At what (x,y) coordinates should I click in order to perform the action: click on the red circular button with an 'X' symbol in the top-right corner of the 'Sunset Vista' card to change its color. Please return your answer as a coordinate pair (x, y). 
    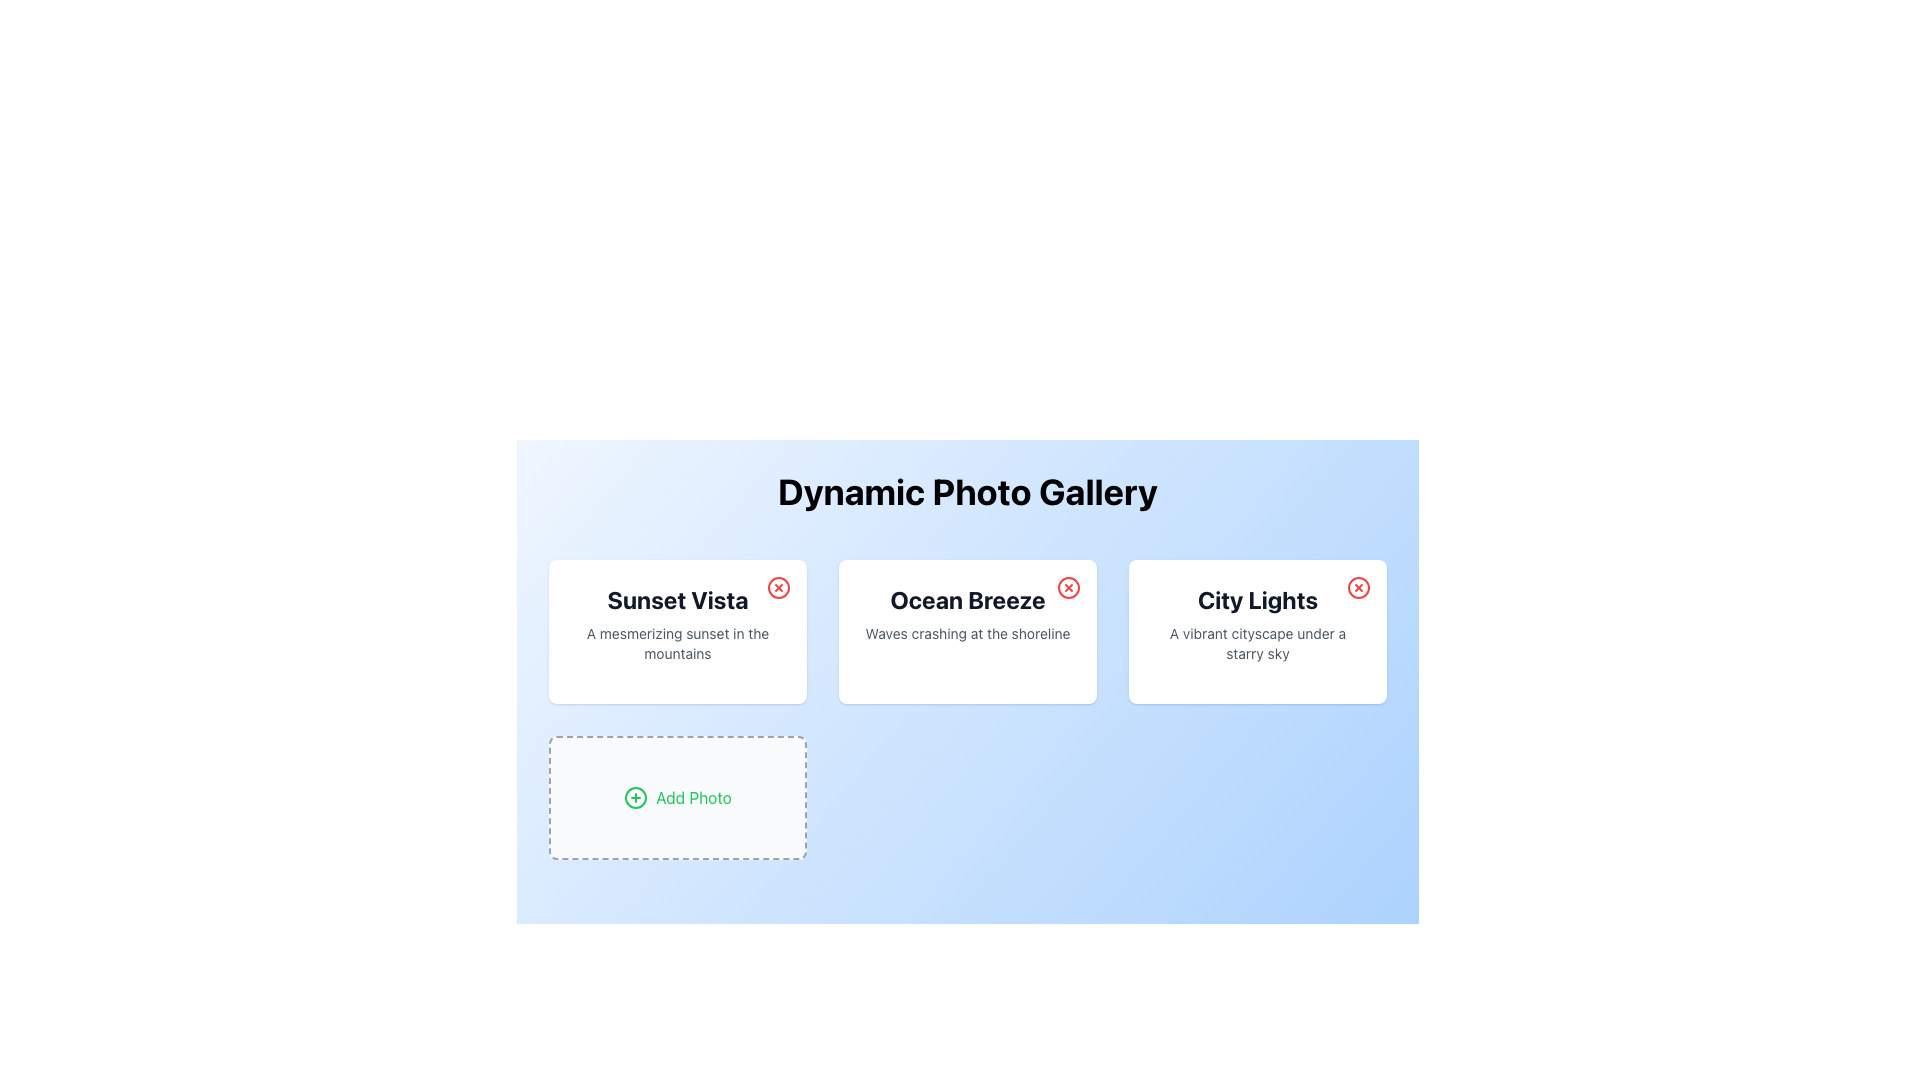
    Looking at the image, I should click on (777, 586).